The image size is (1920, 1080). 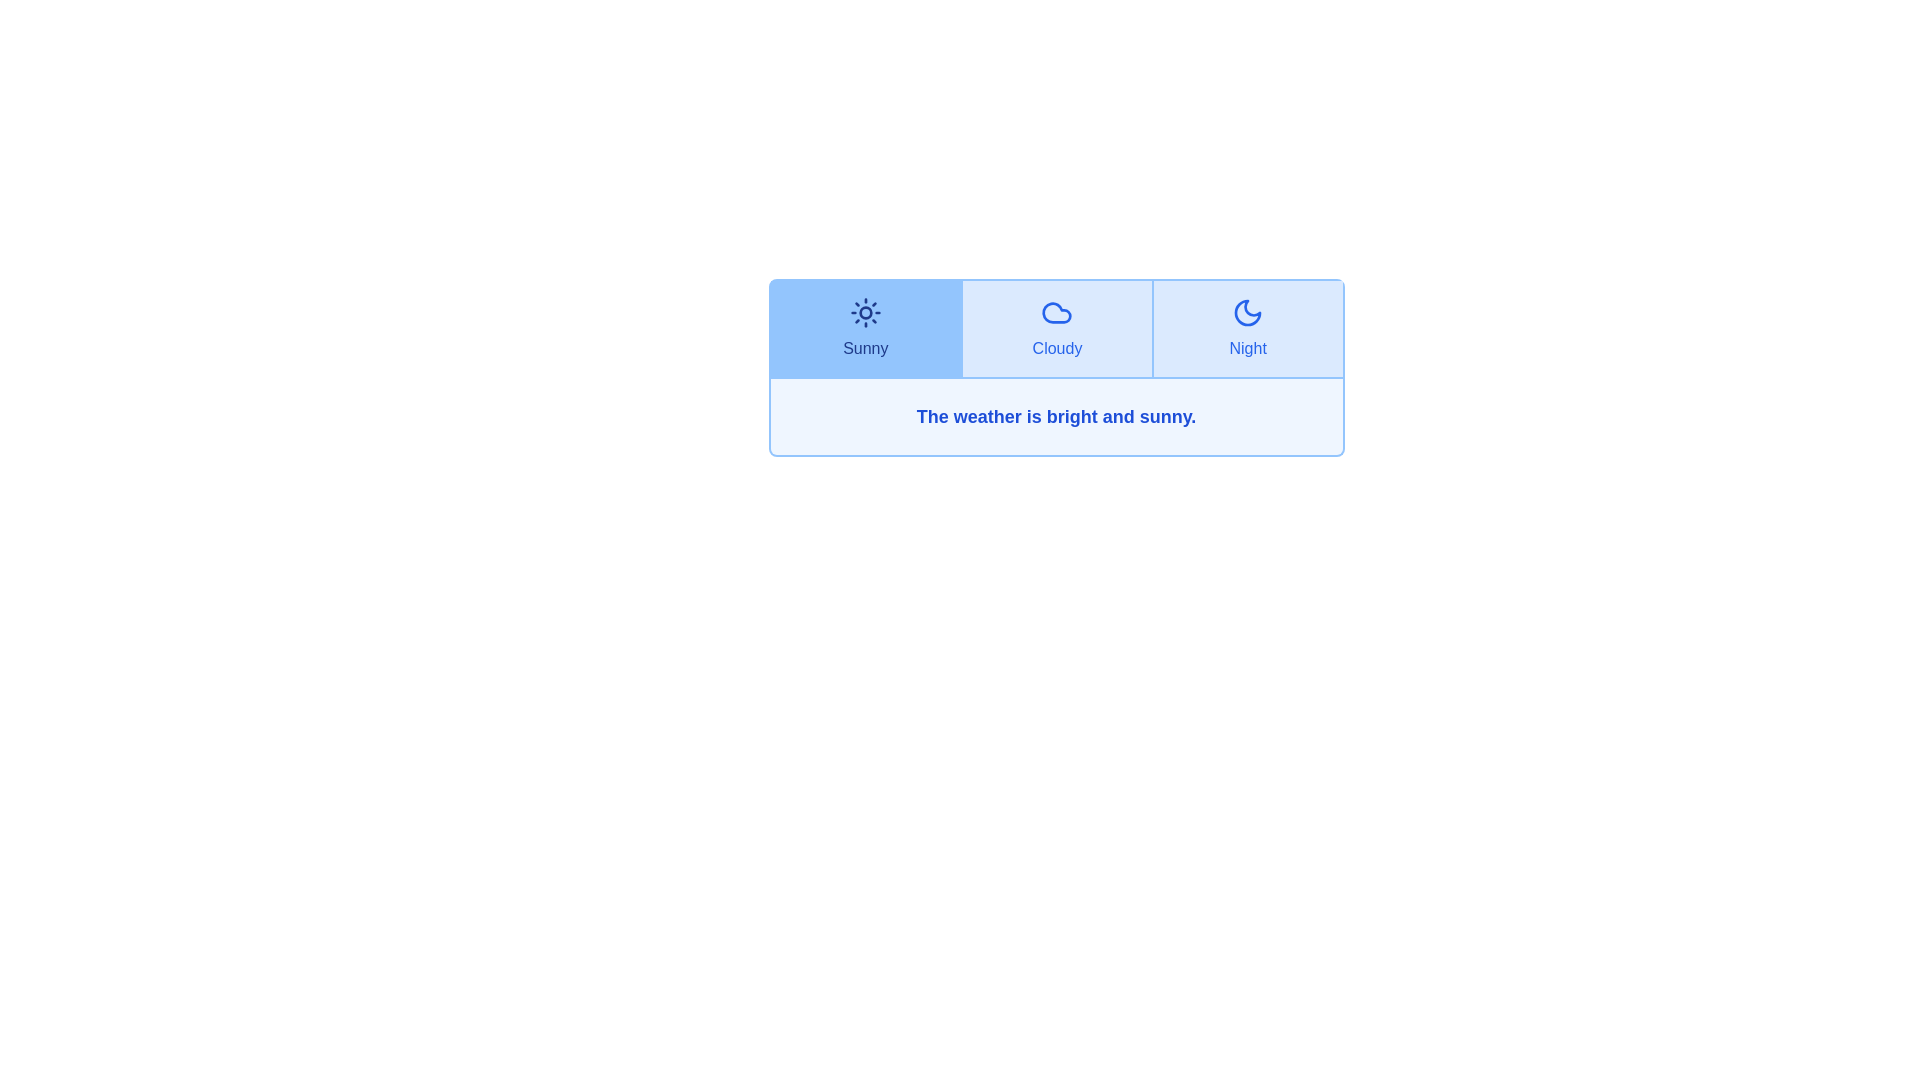 What do you see at coordinates (865, 327) in the screenshot?
I see `the Sunny tab` at bounding box center [865, 327].